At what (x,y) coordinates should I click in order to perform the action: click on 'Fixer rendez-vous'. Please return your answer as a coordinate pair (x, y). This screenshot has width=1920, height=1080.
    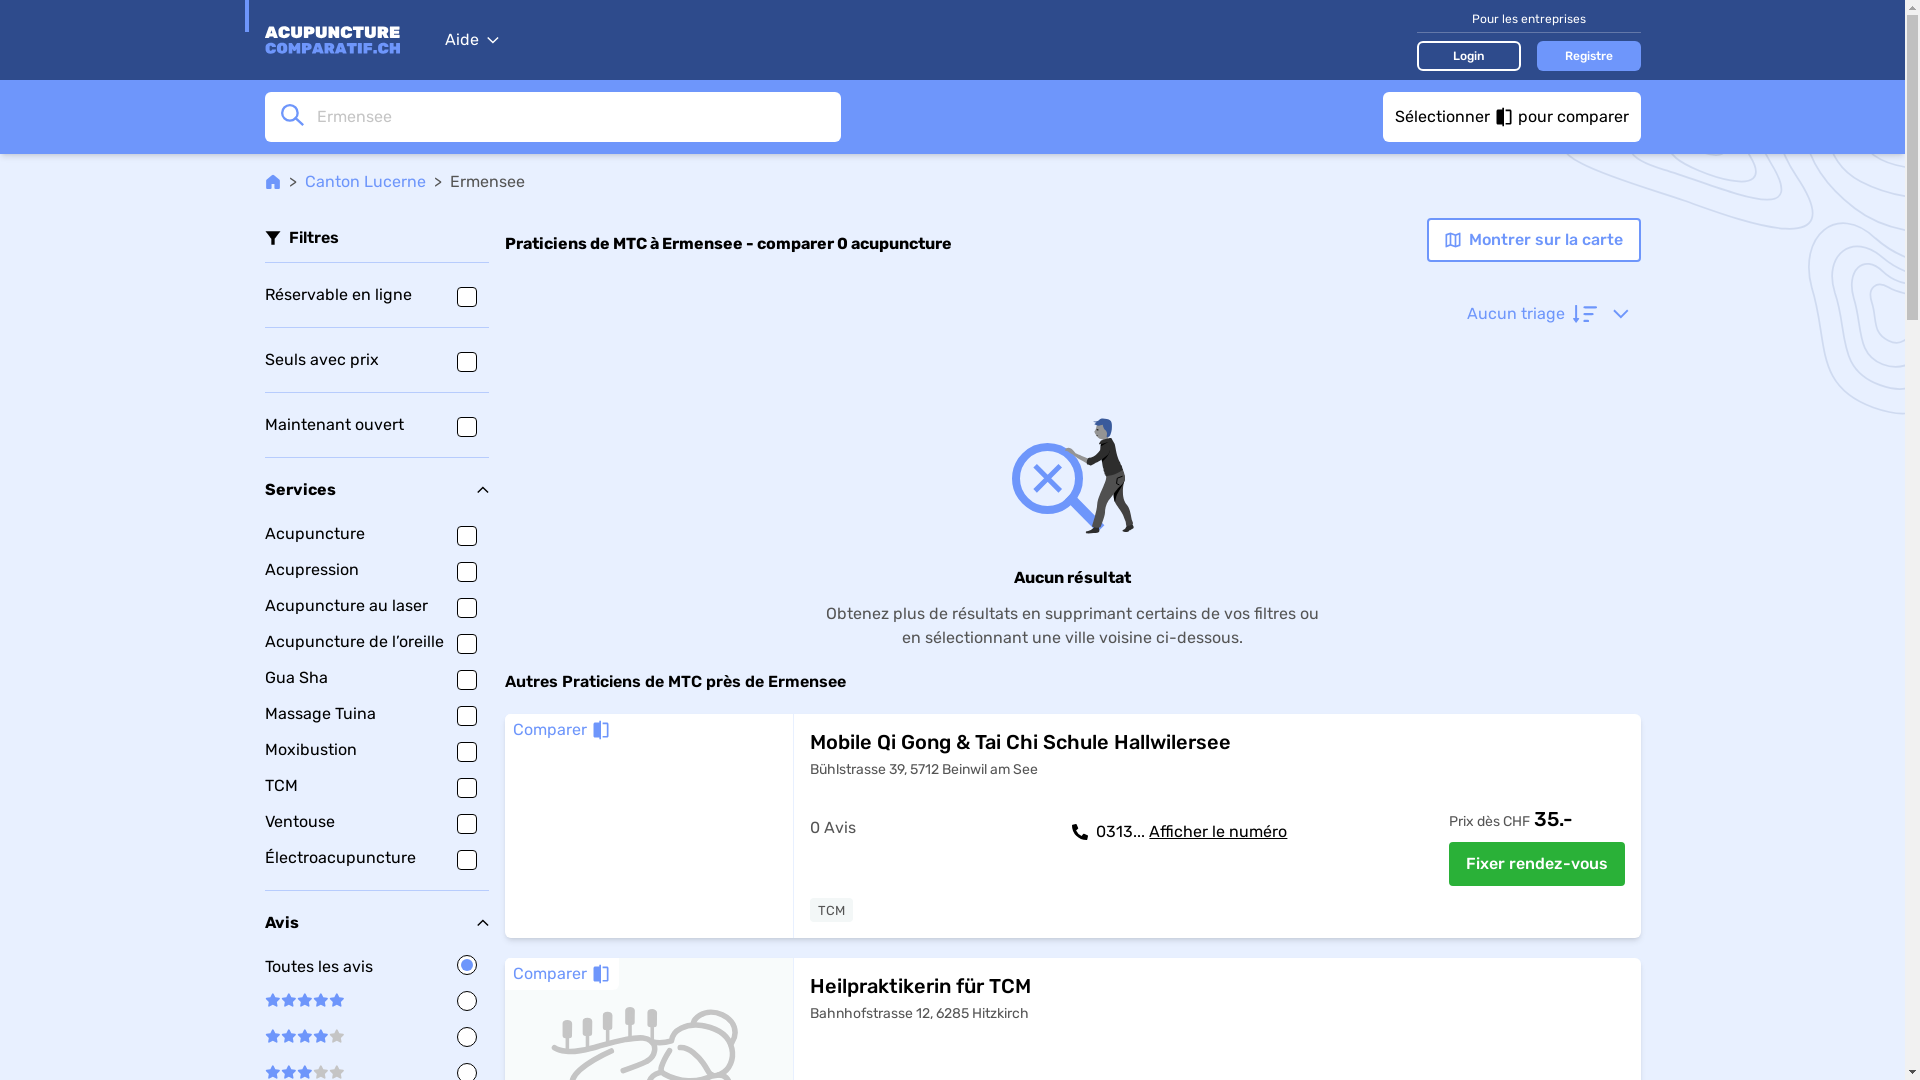
    Looking at the image, I should click on (1448, 863).